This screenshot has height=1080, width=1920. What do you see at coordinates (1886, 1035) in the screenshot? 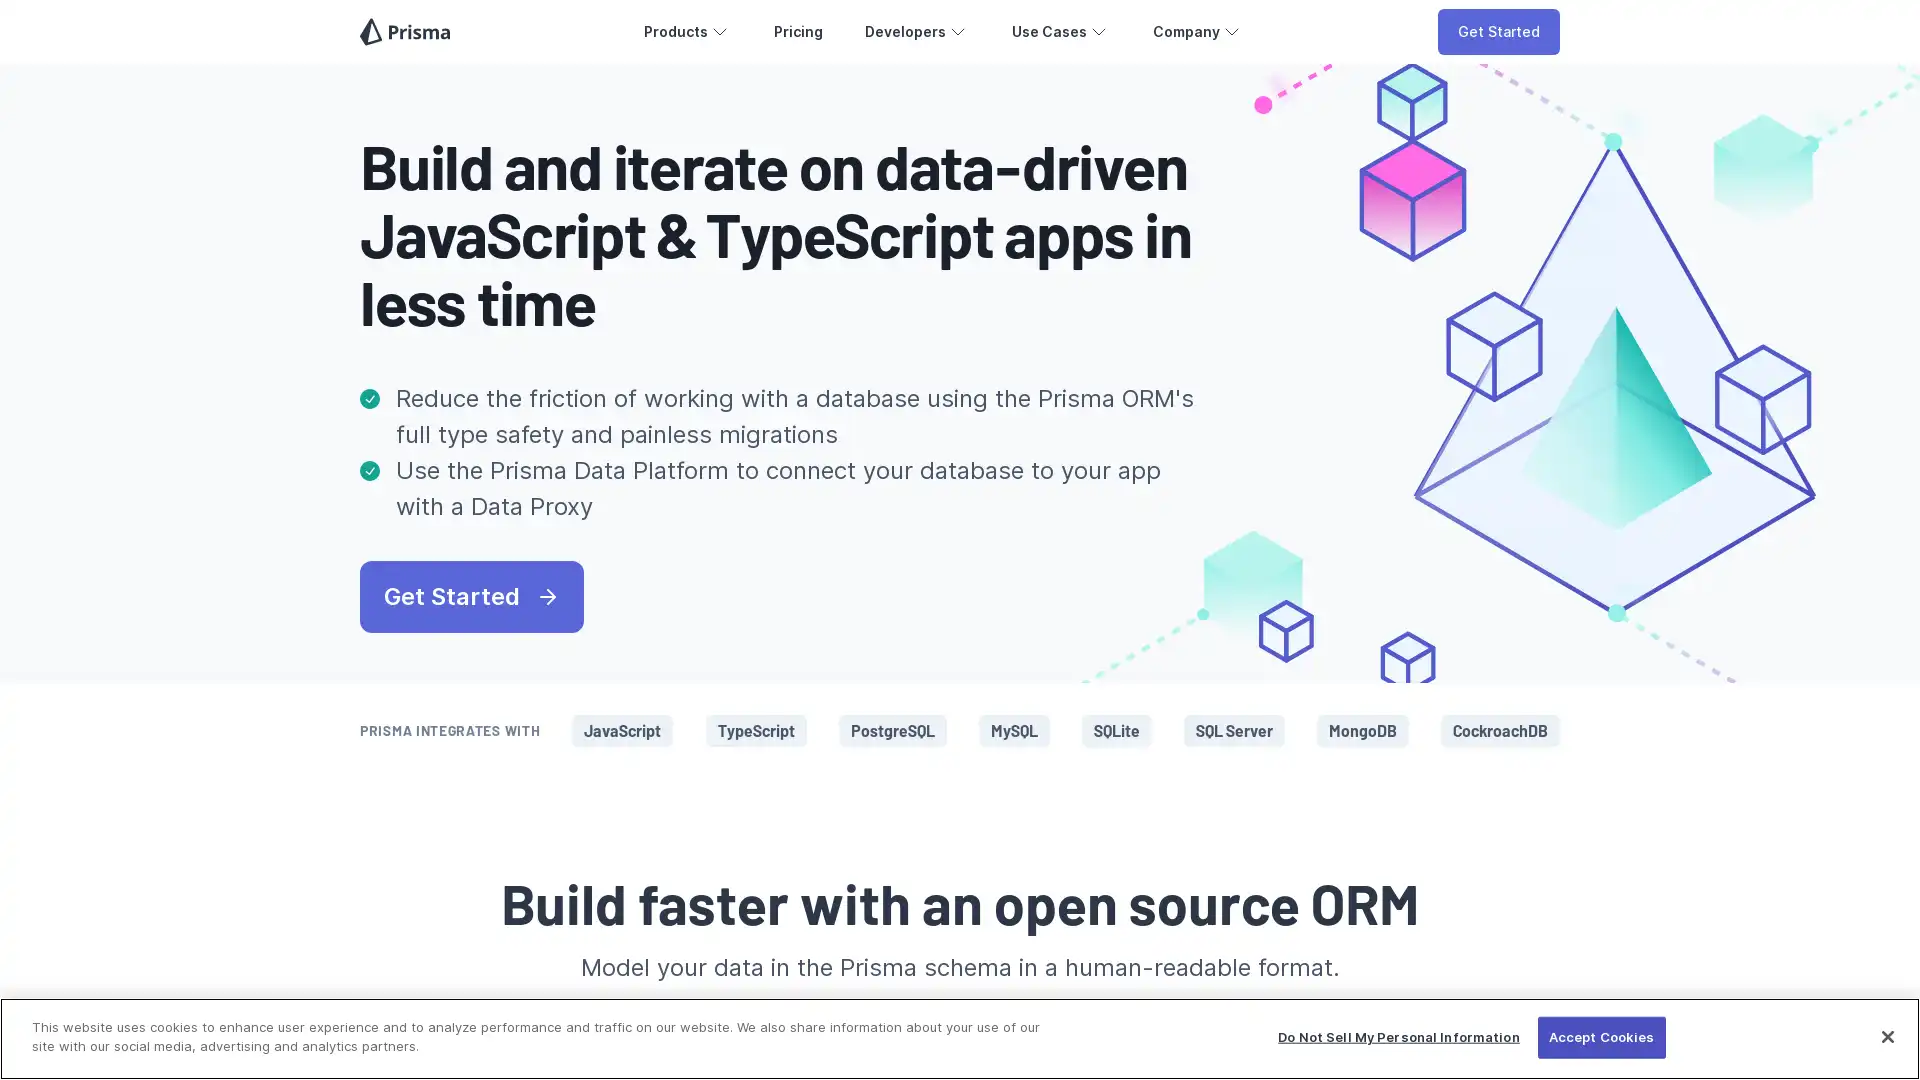
I see `Close` at bounding box center [1886, 1035].